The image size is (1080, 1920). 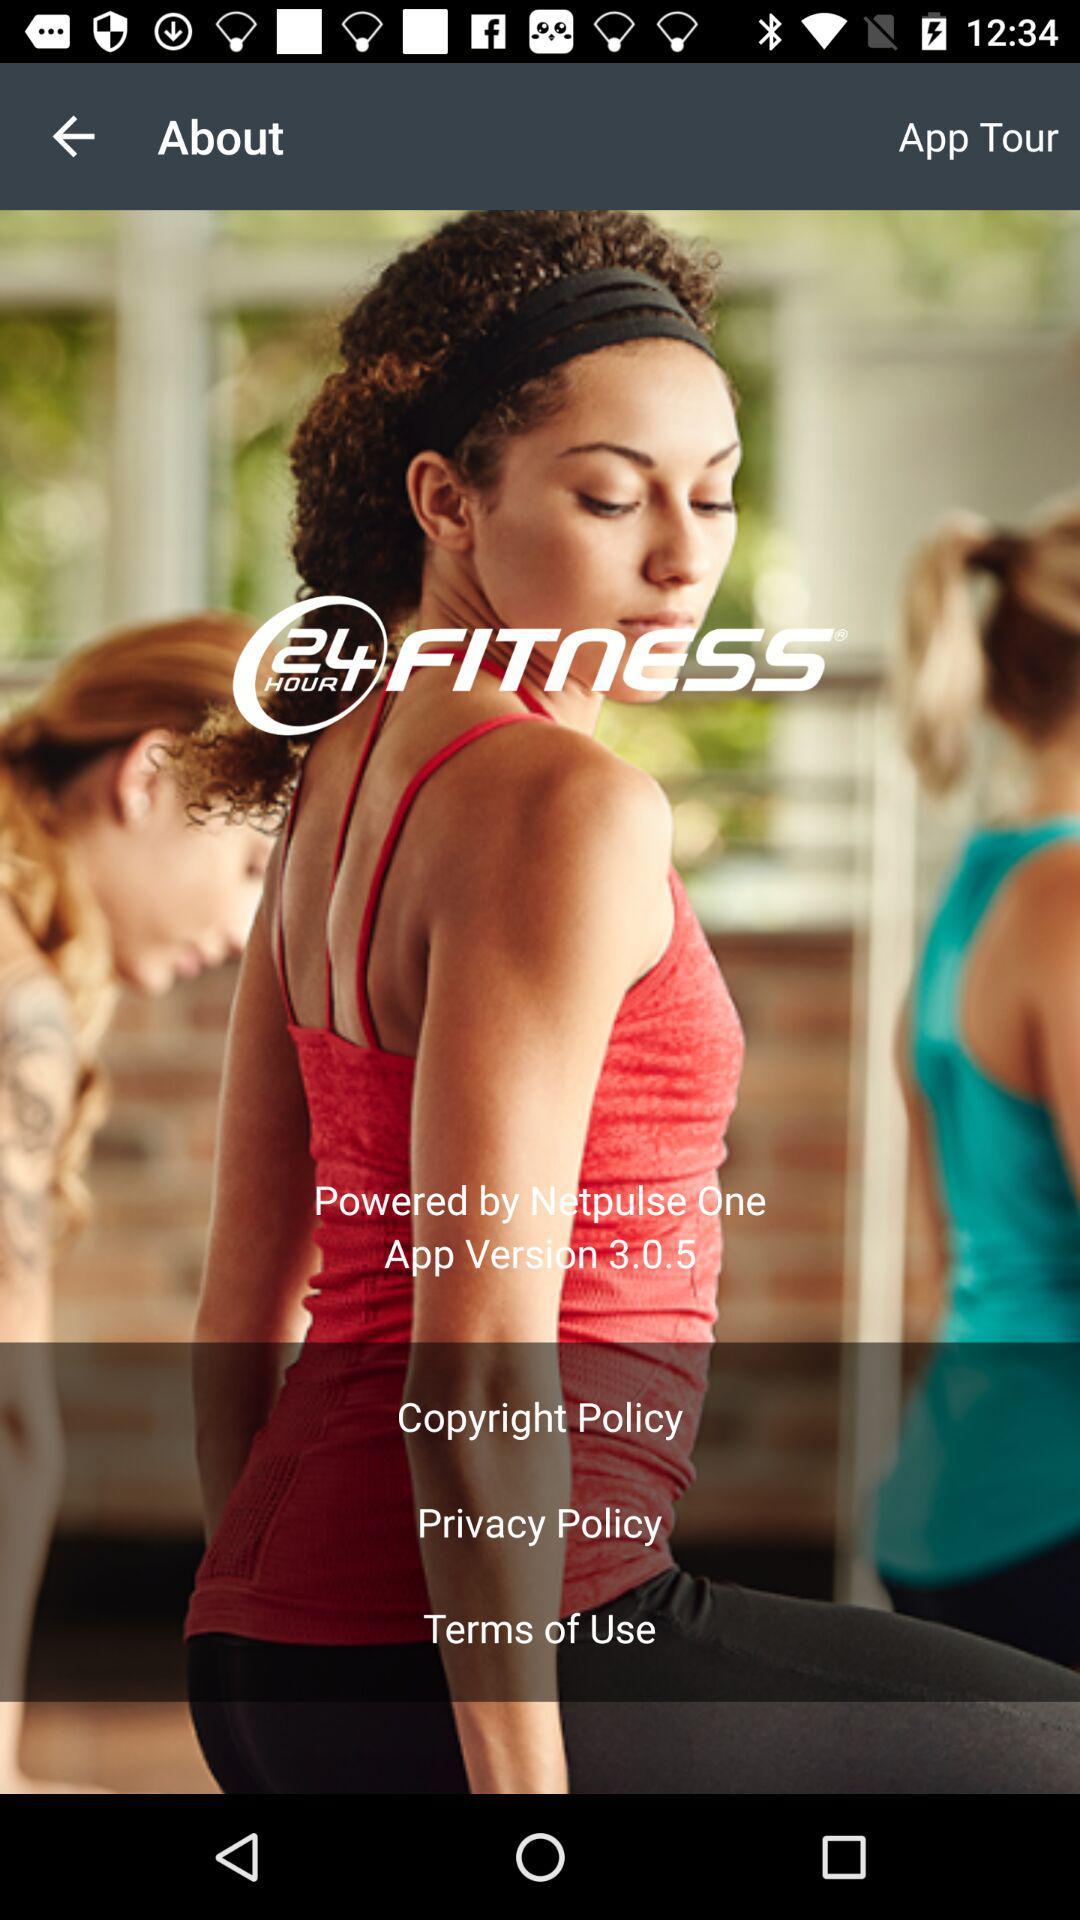 I want to click on the icon above privacy policy, so click(x=540, y=1415).